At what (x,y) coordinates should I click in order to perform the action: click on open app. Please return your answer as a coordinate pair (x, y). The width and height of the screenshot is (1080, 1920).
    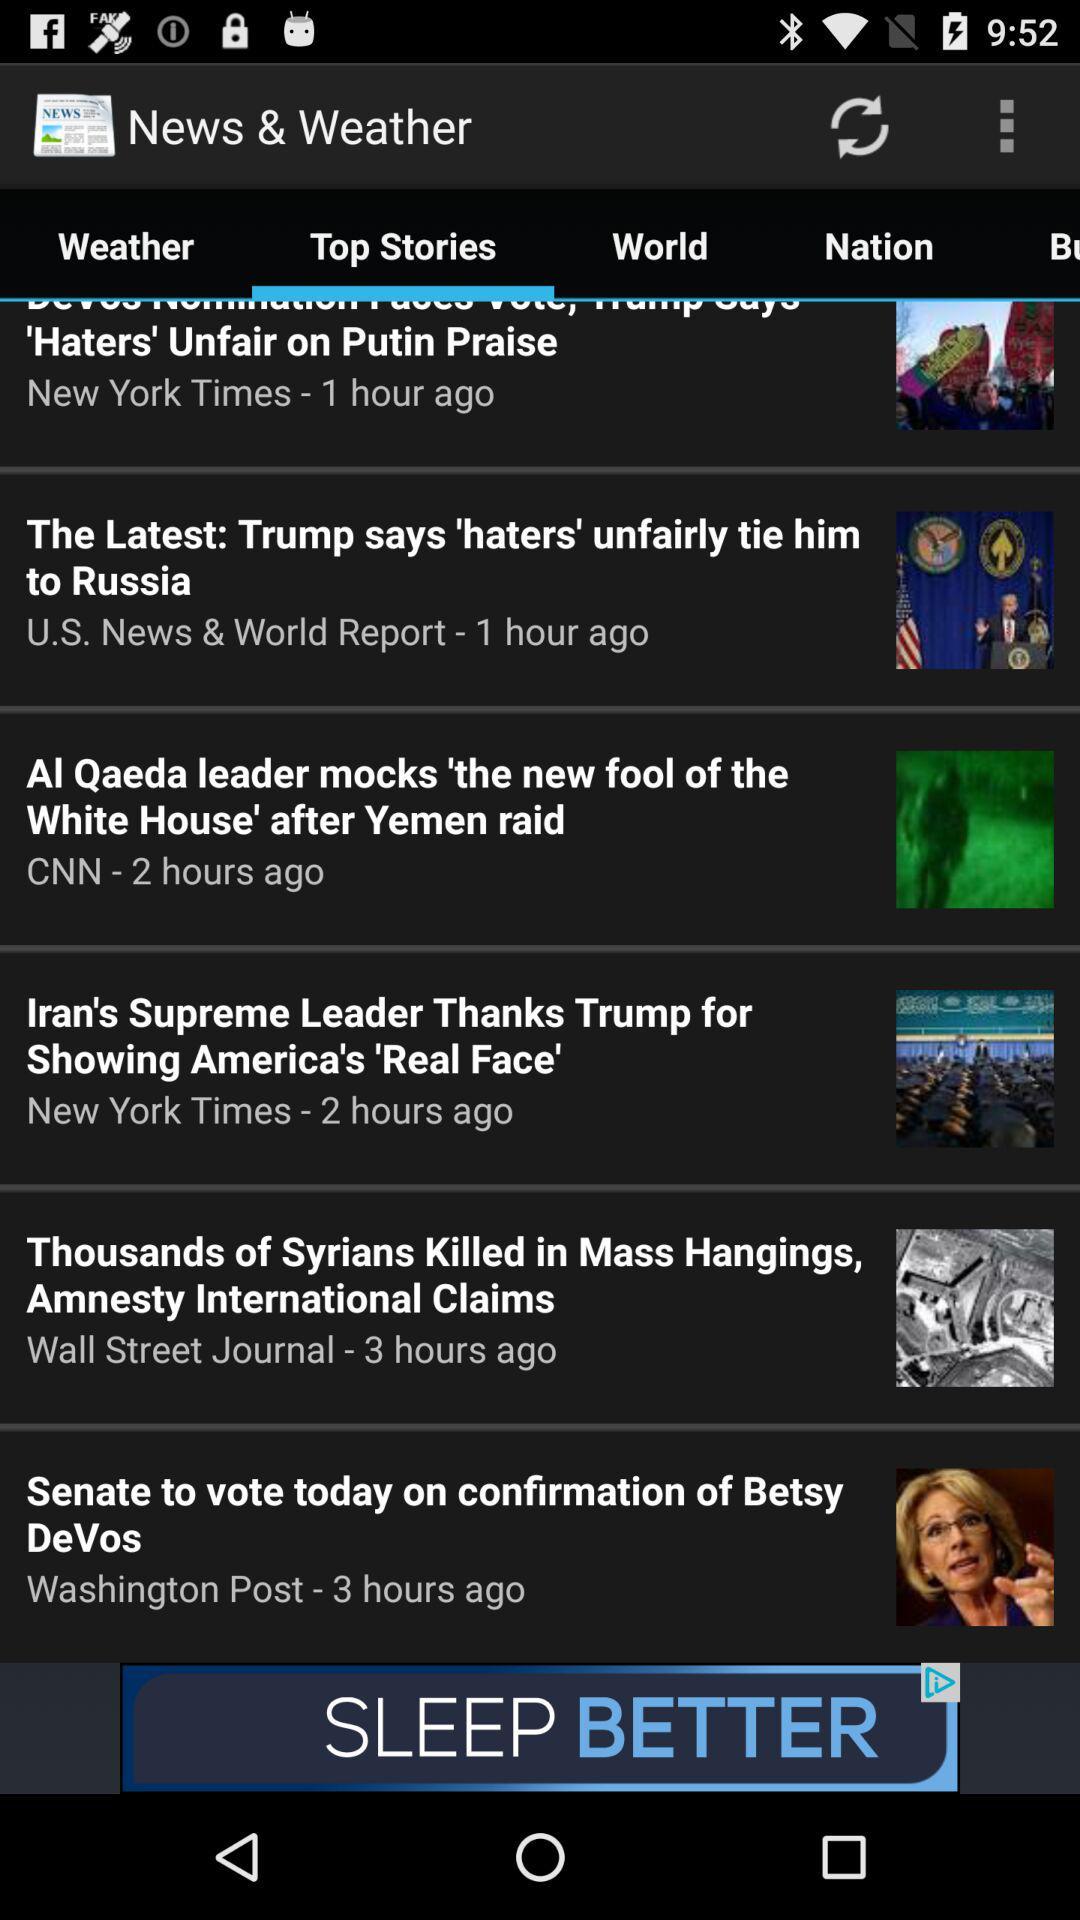
    Looking at the image, I should click on (540, 1727).